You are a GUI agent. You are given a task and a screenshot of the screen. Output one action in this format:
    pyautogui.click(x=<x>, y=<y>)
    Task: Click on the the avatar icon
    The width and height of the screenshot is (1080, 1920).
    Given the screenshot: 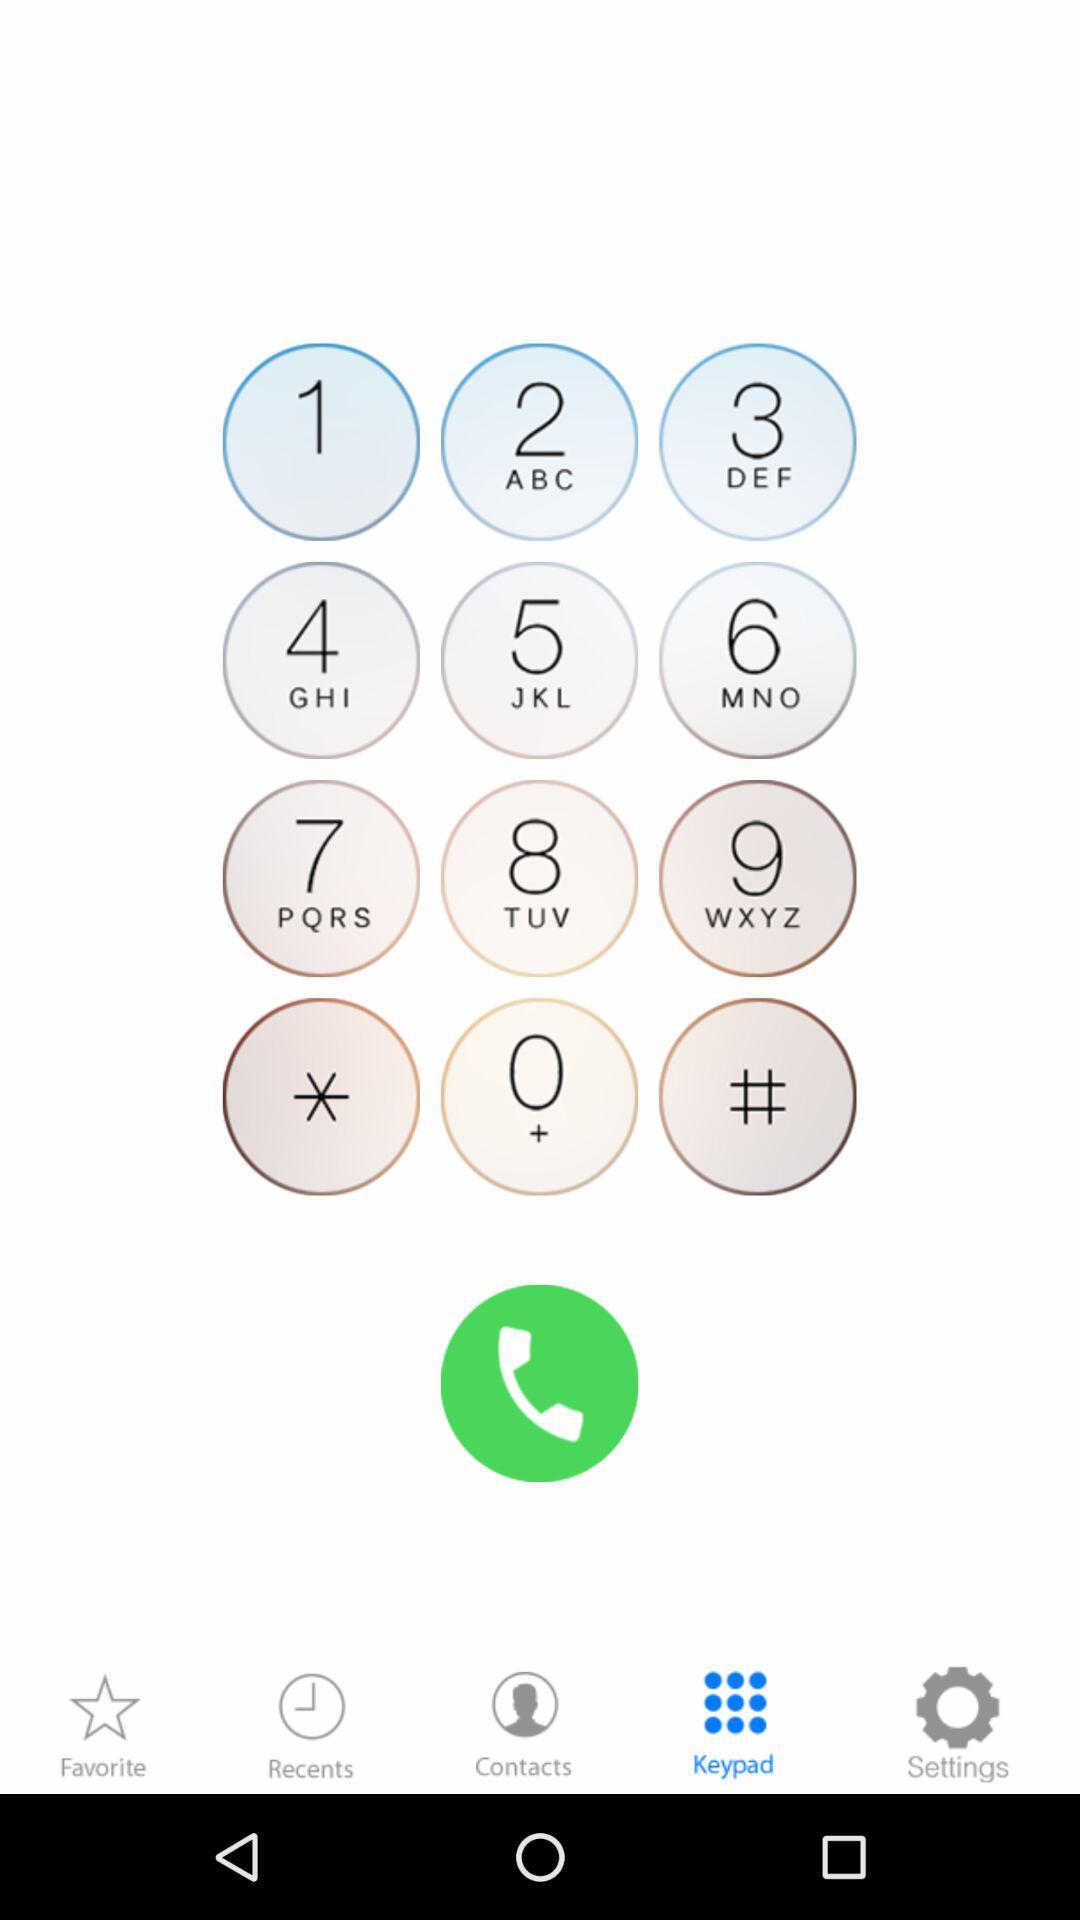 What is the action you would take?
    pyautogui.click(x=538, y=939)
    